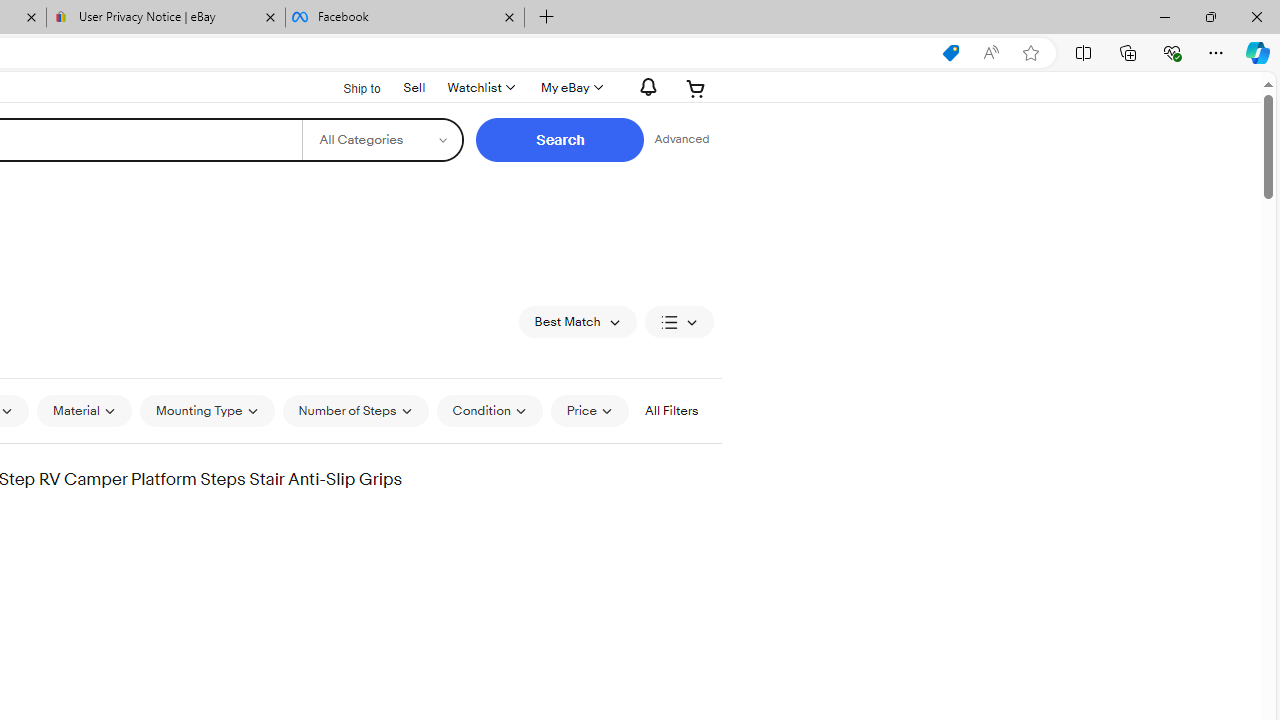 This screenshot has width=1280, height=720. I want to click on 'AutomationID: gh-eb-Alerts', so click(645, 86).